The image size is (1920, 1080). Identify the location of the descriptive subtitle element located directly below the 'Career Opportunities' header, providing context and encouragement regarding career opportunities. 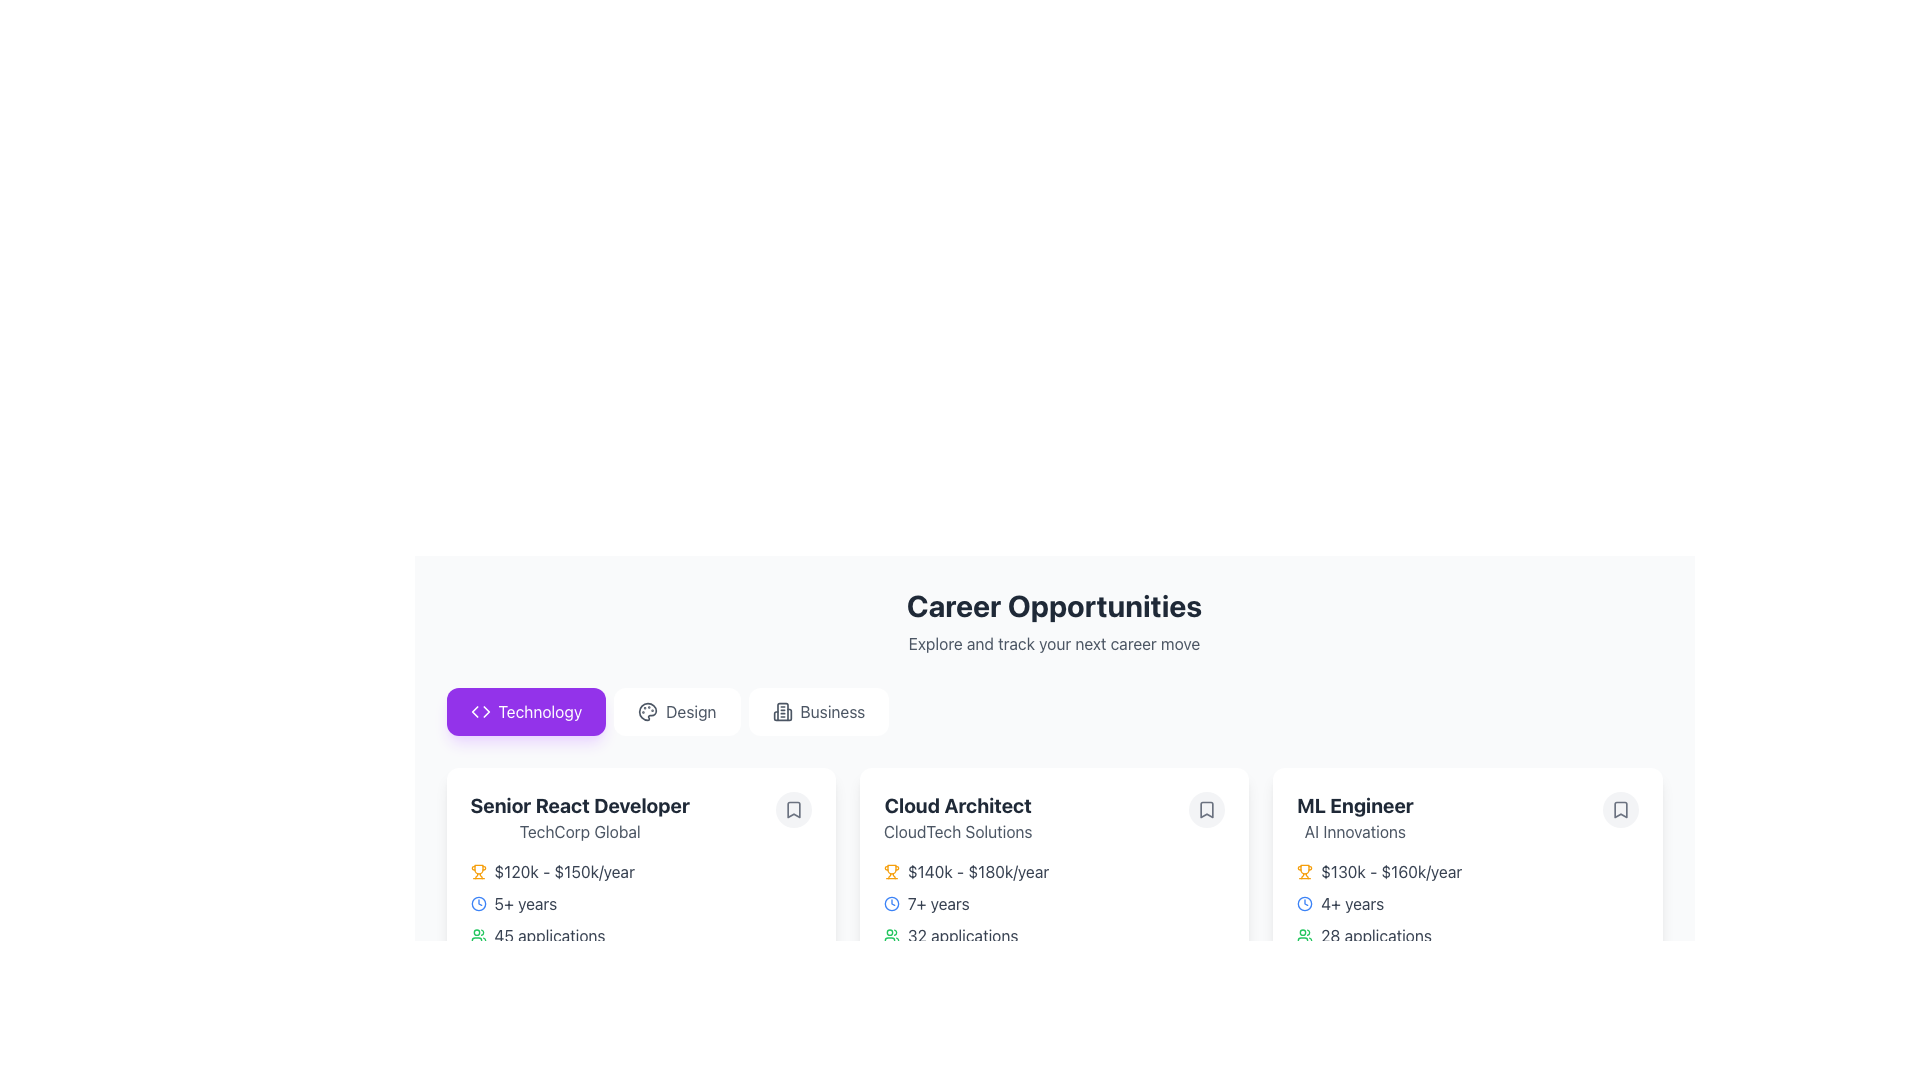
(1053, 644).